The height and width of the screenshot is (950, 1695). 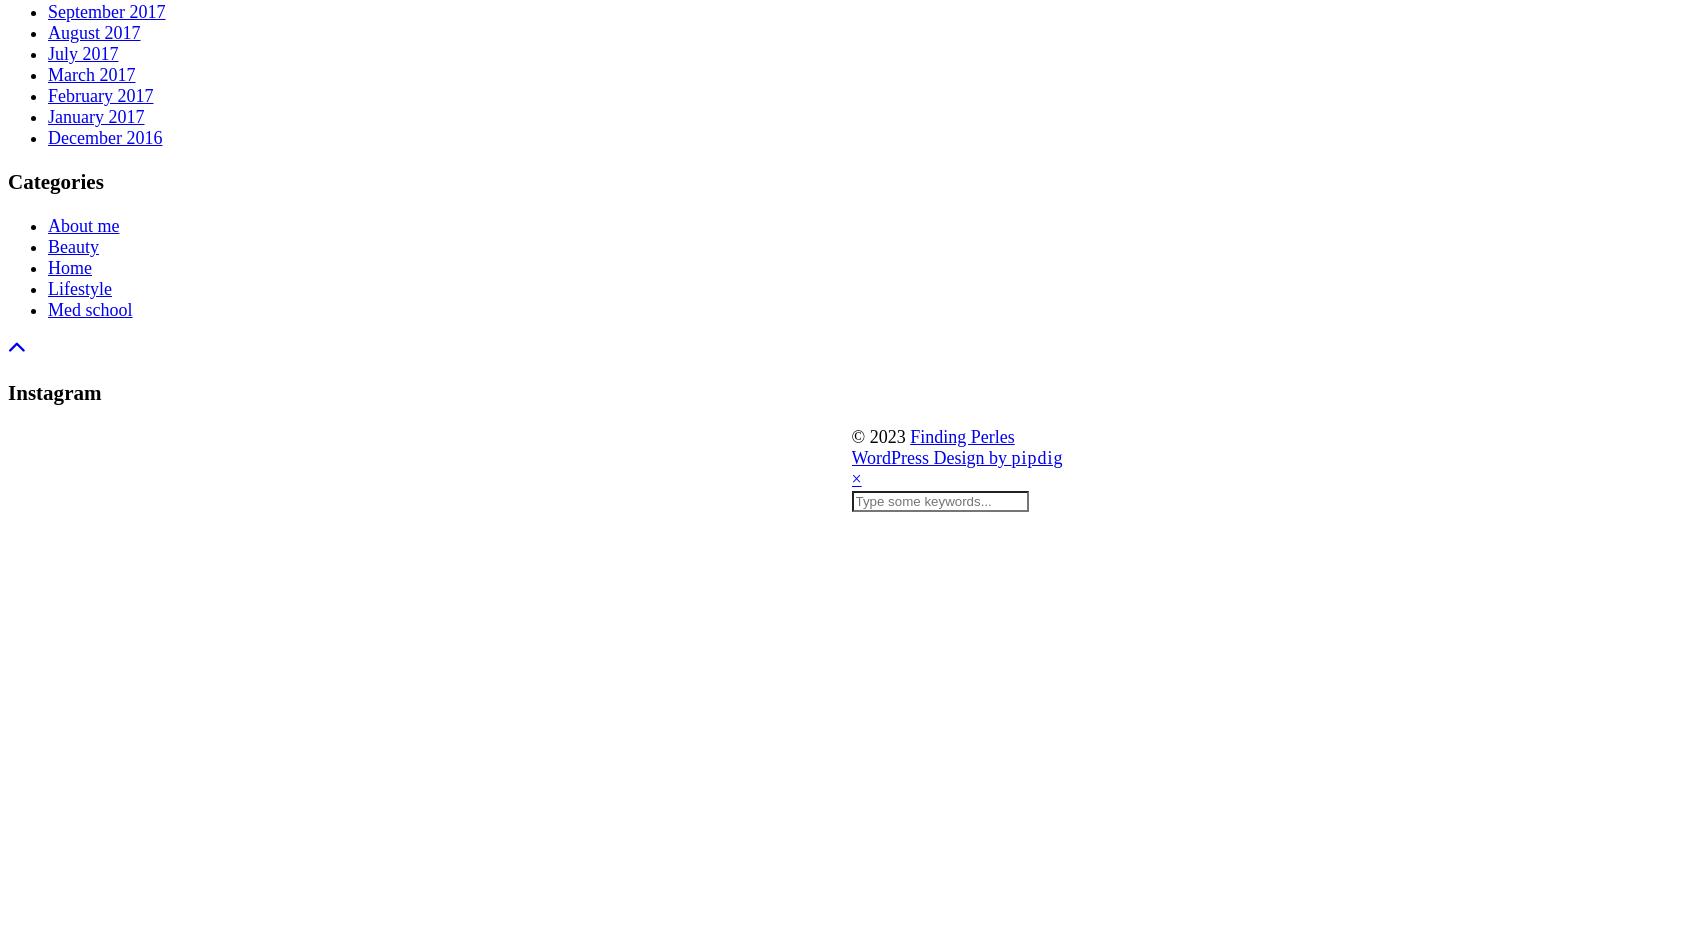 I want to click on 'March 2017', so click(x=90, y=74).